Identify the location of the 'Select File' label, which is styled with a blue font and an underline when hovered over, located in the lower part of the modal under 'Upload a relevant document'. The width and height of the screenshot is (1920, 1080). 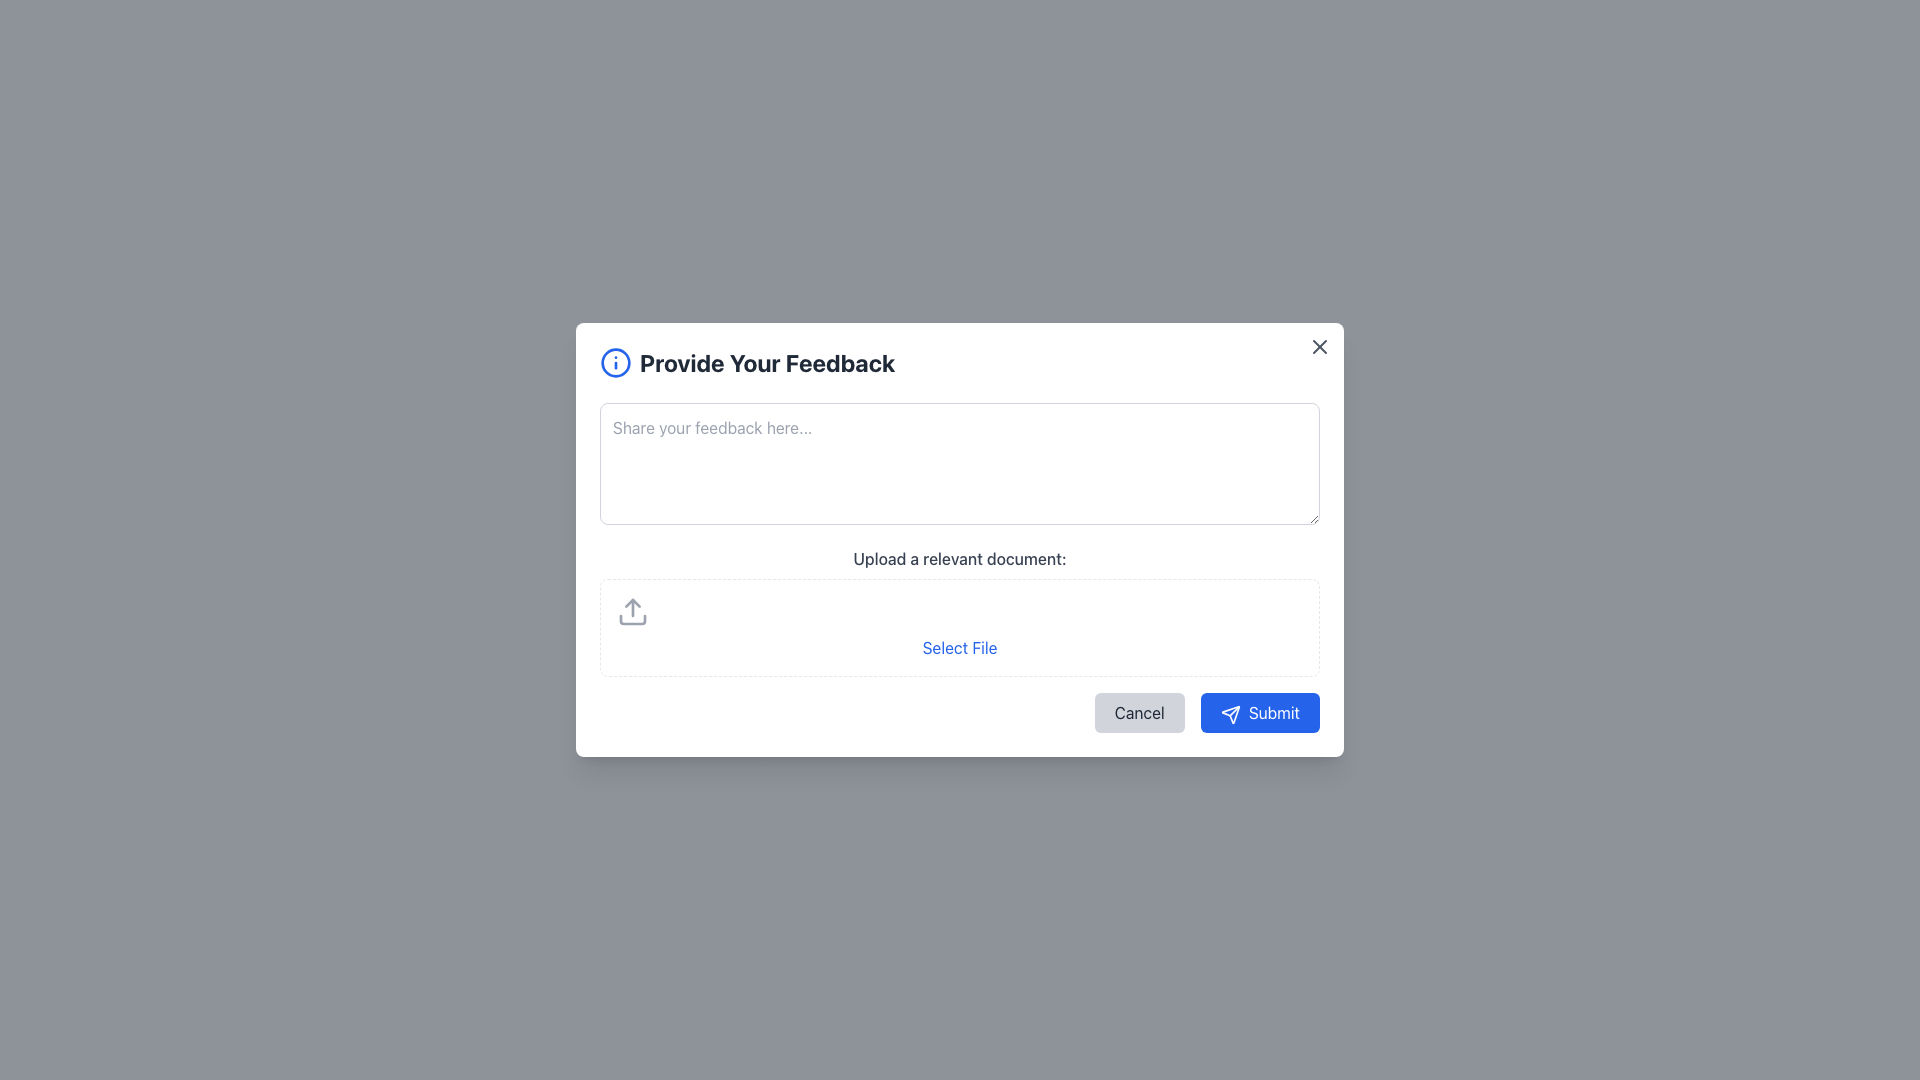
(960, 648).